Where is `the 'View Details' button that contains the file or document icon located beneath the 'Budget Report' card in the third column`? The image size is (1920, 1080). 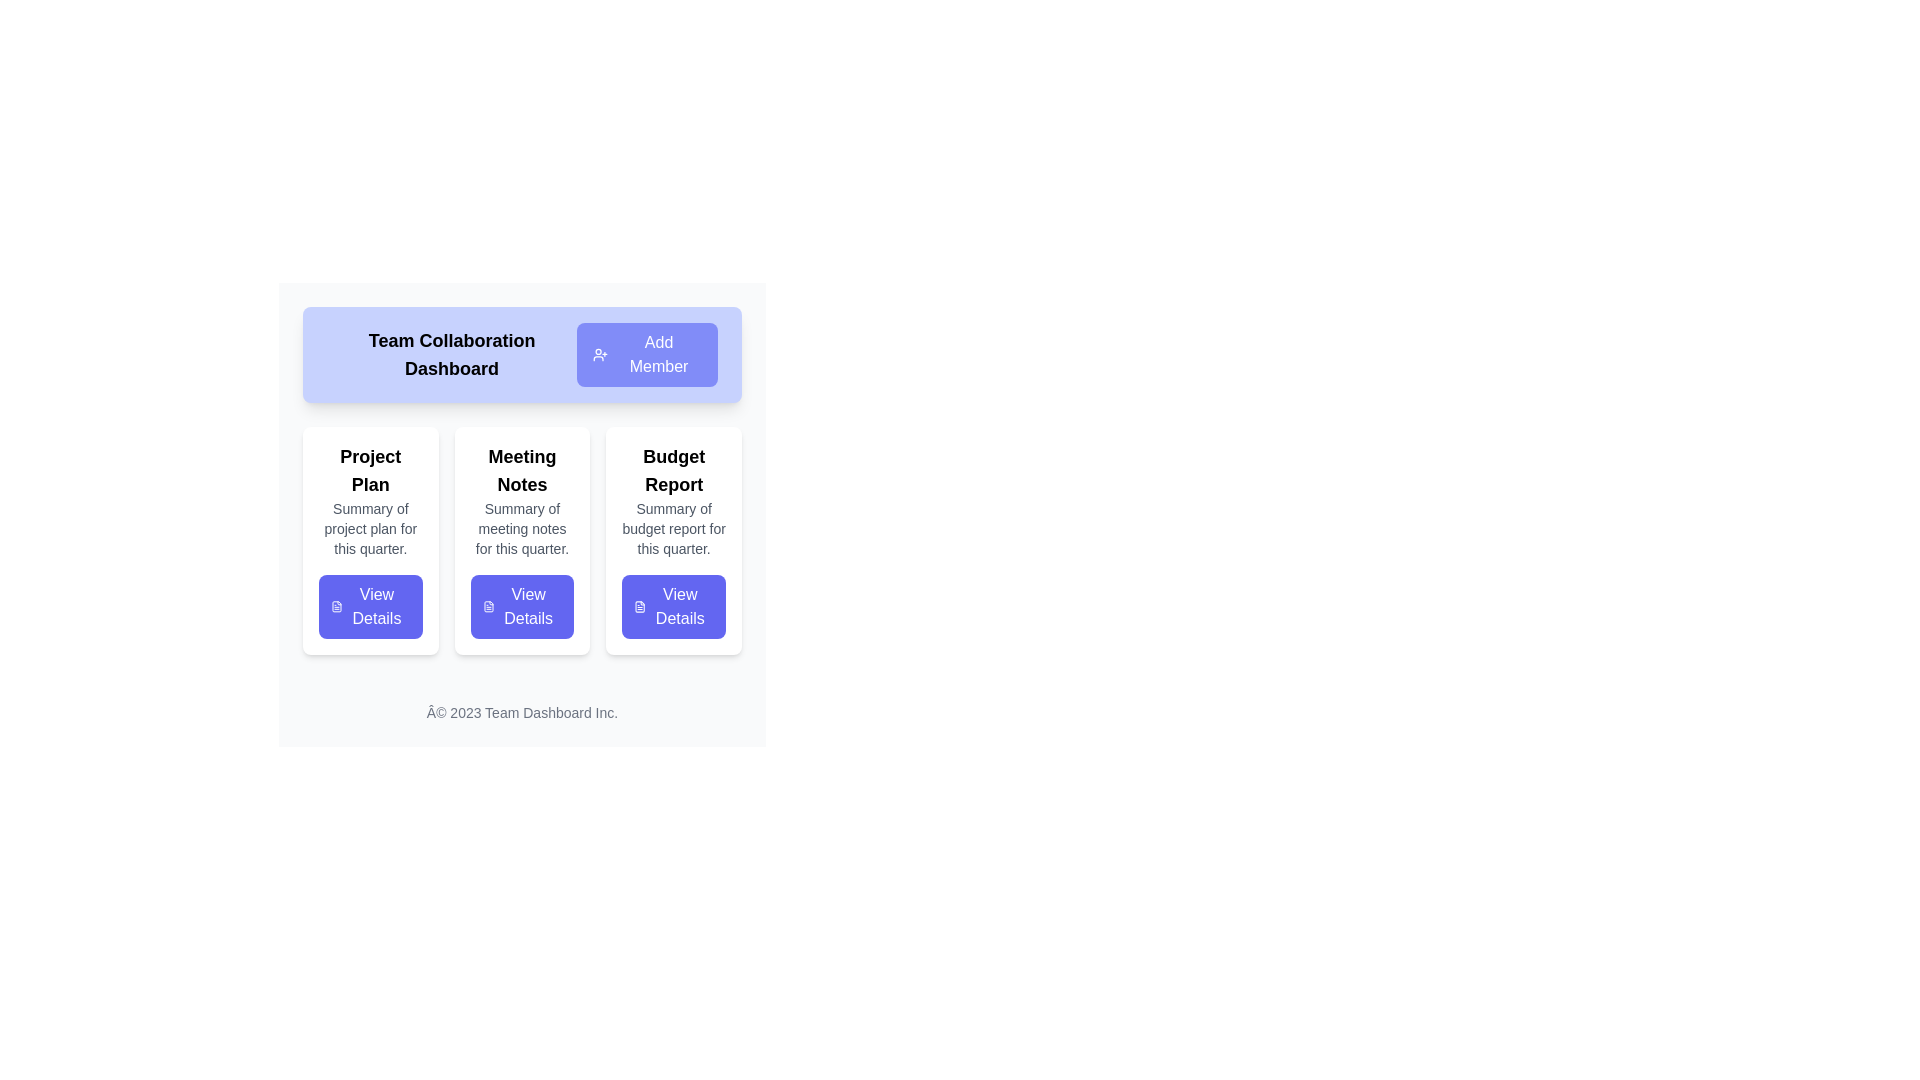 the 'View Details' button that contains the file or document icon located beneath the 'Budget Report' card in the third column is located at coordinates (640, 605).